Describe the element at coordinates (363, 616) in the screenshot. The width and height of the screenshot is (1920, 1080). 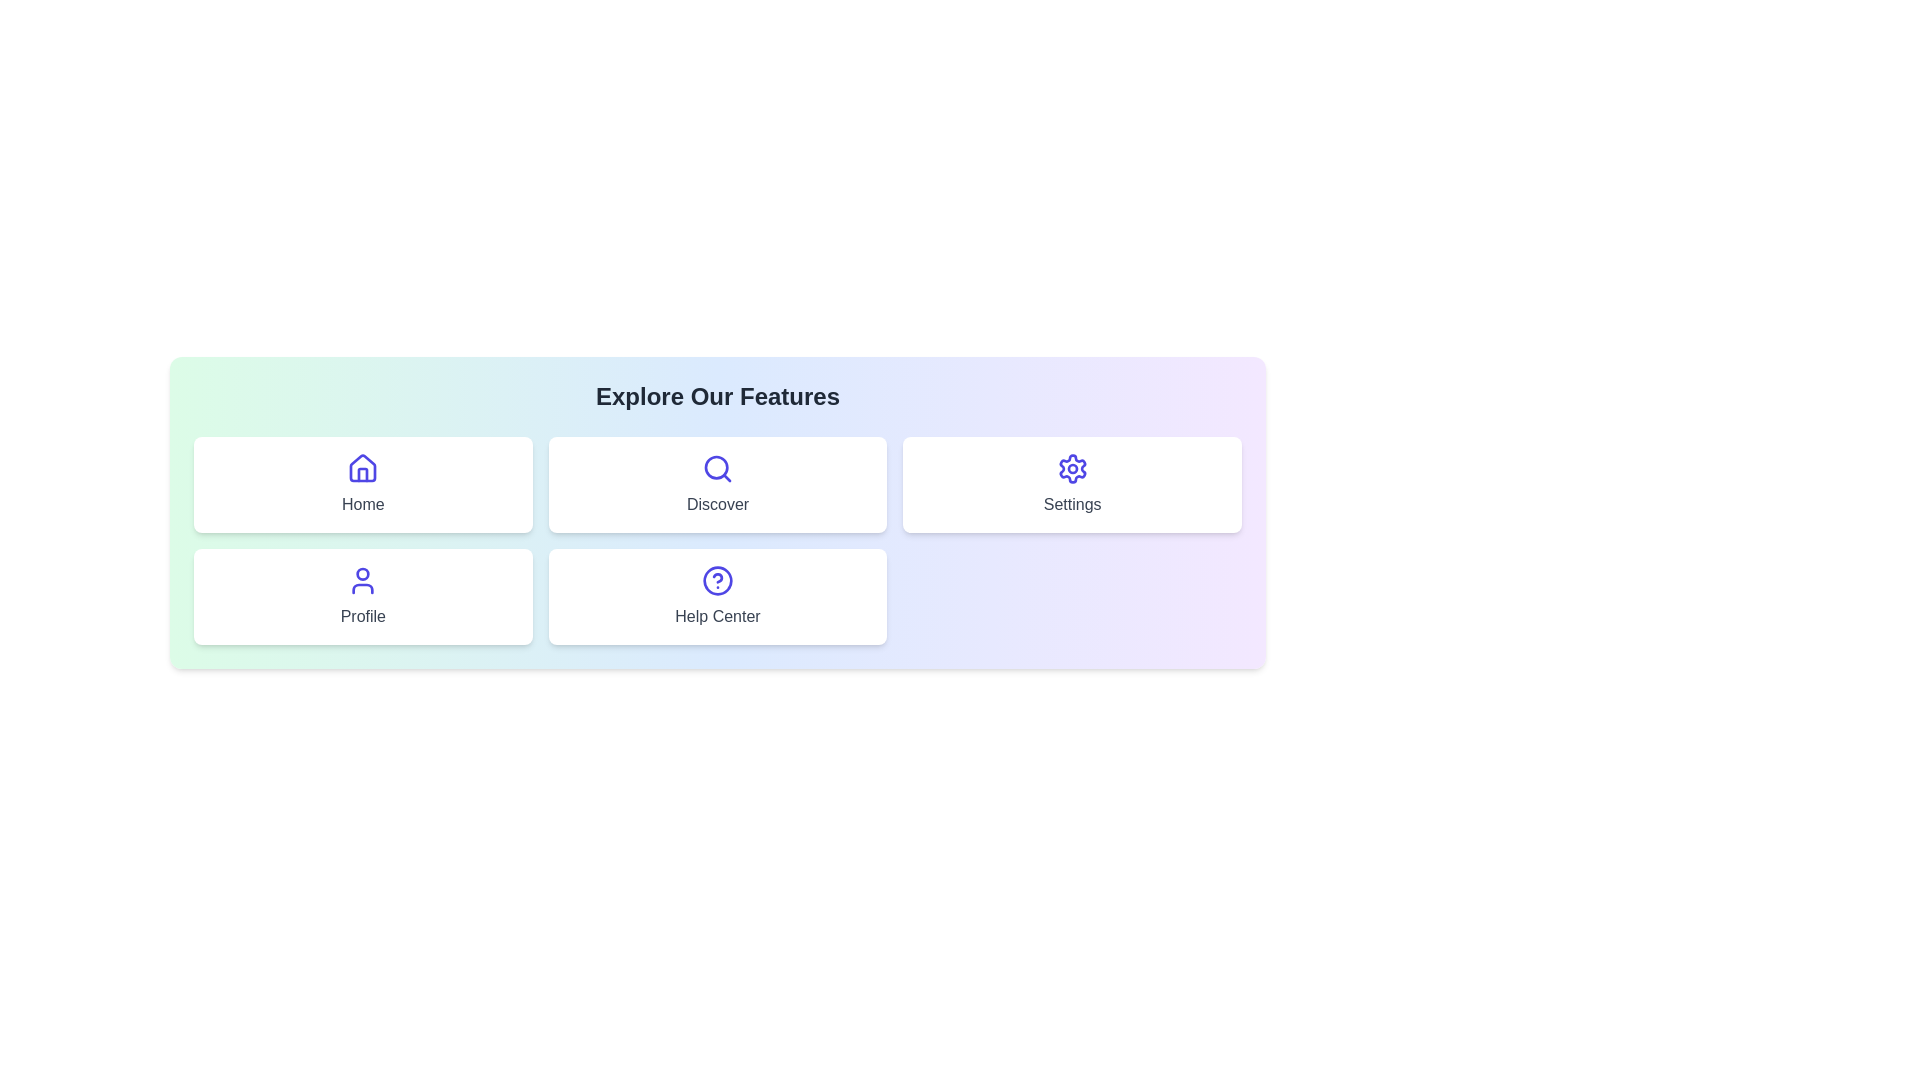
I see `the 'Profile' text label located in the second row of the grid layout, leftmost cell, directly beneath the profile icon` at that location.